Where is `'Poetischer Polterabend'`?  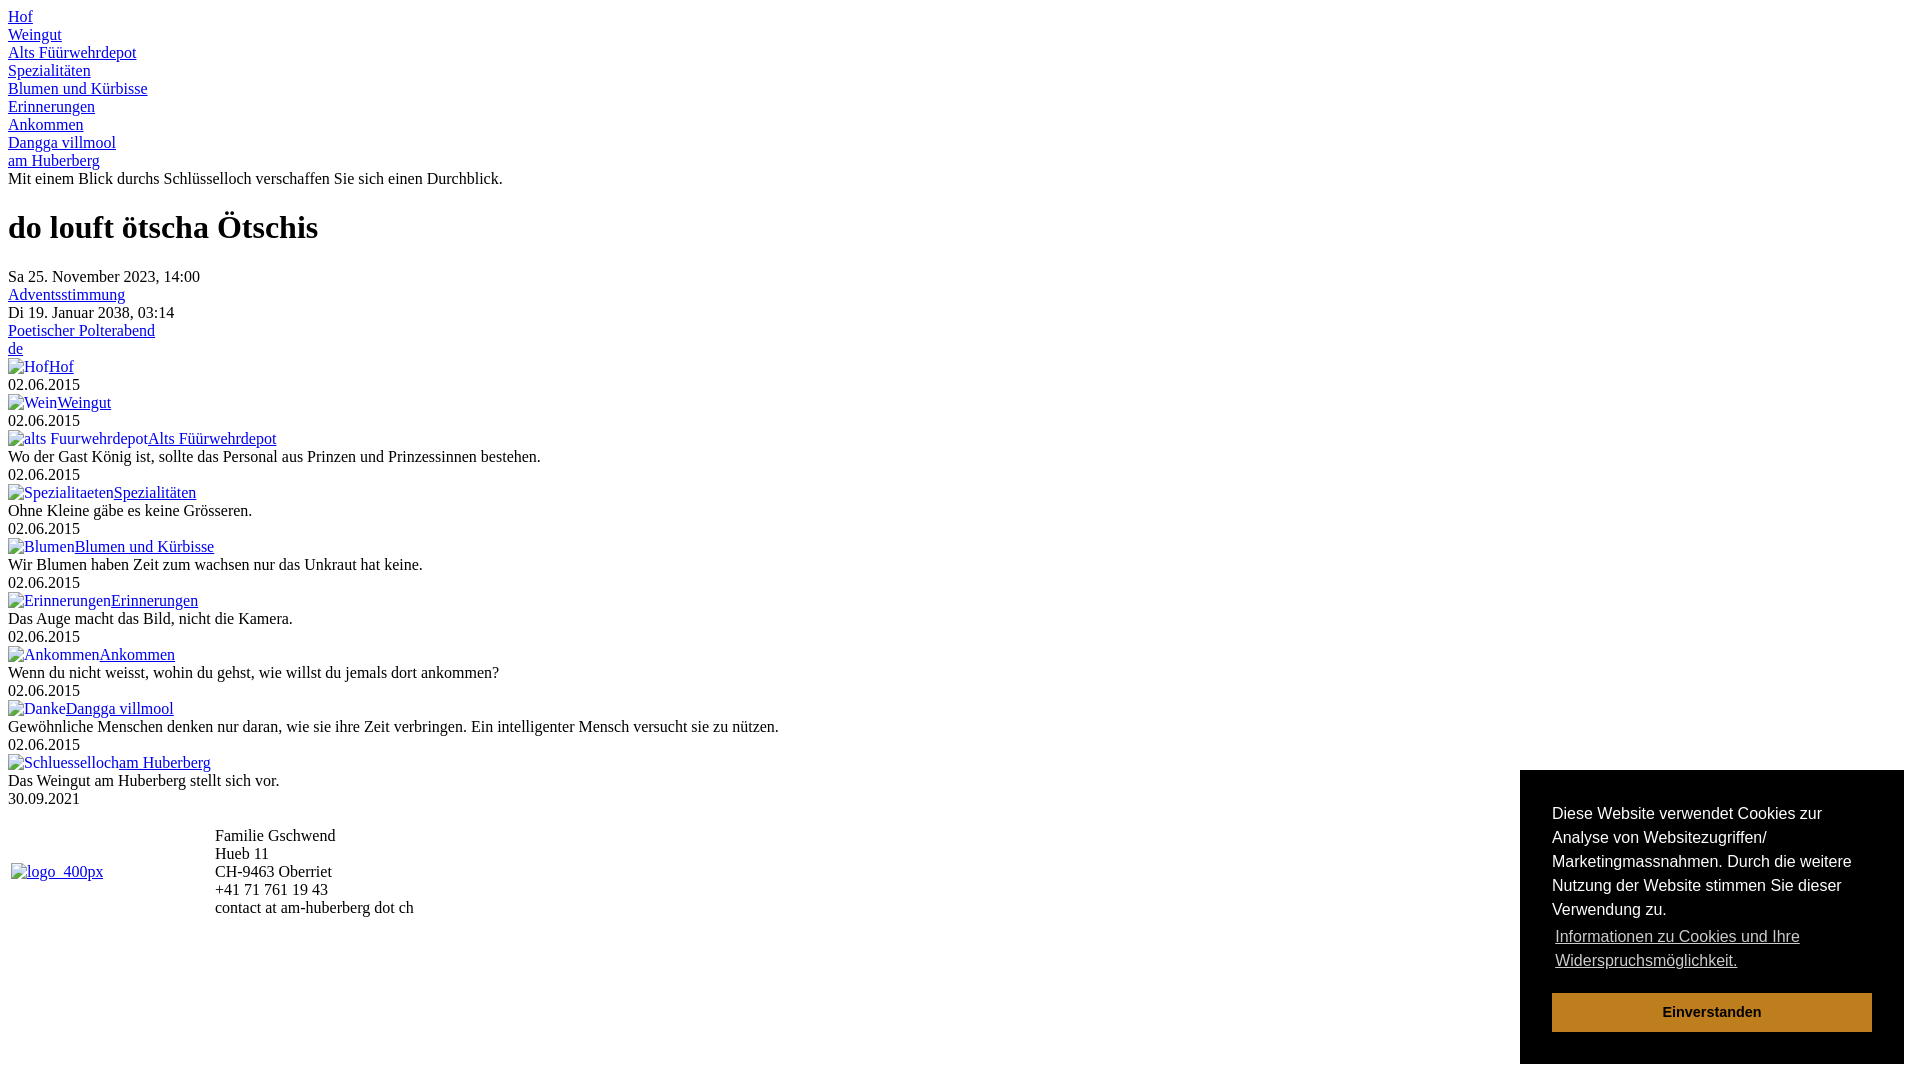
'Poetischer Polterabend' is located at coordinates (8, 329).